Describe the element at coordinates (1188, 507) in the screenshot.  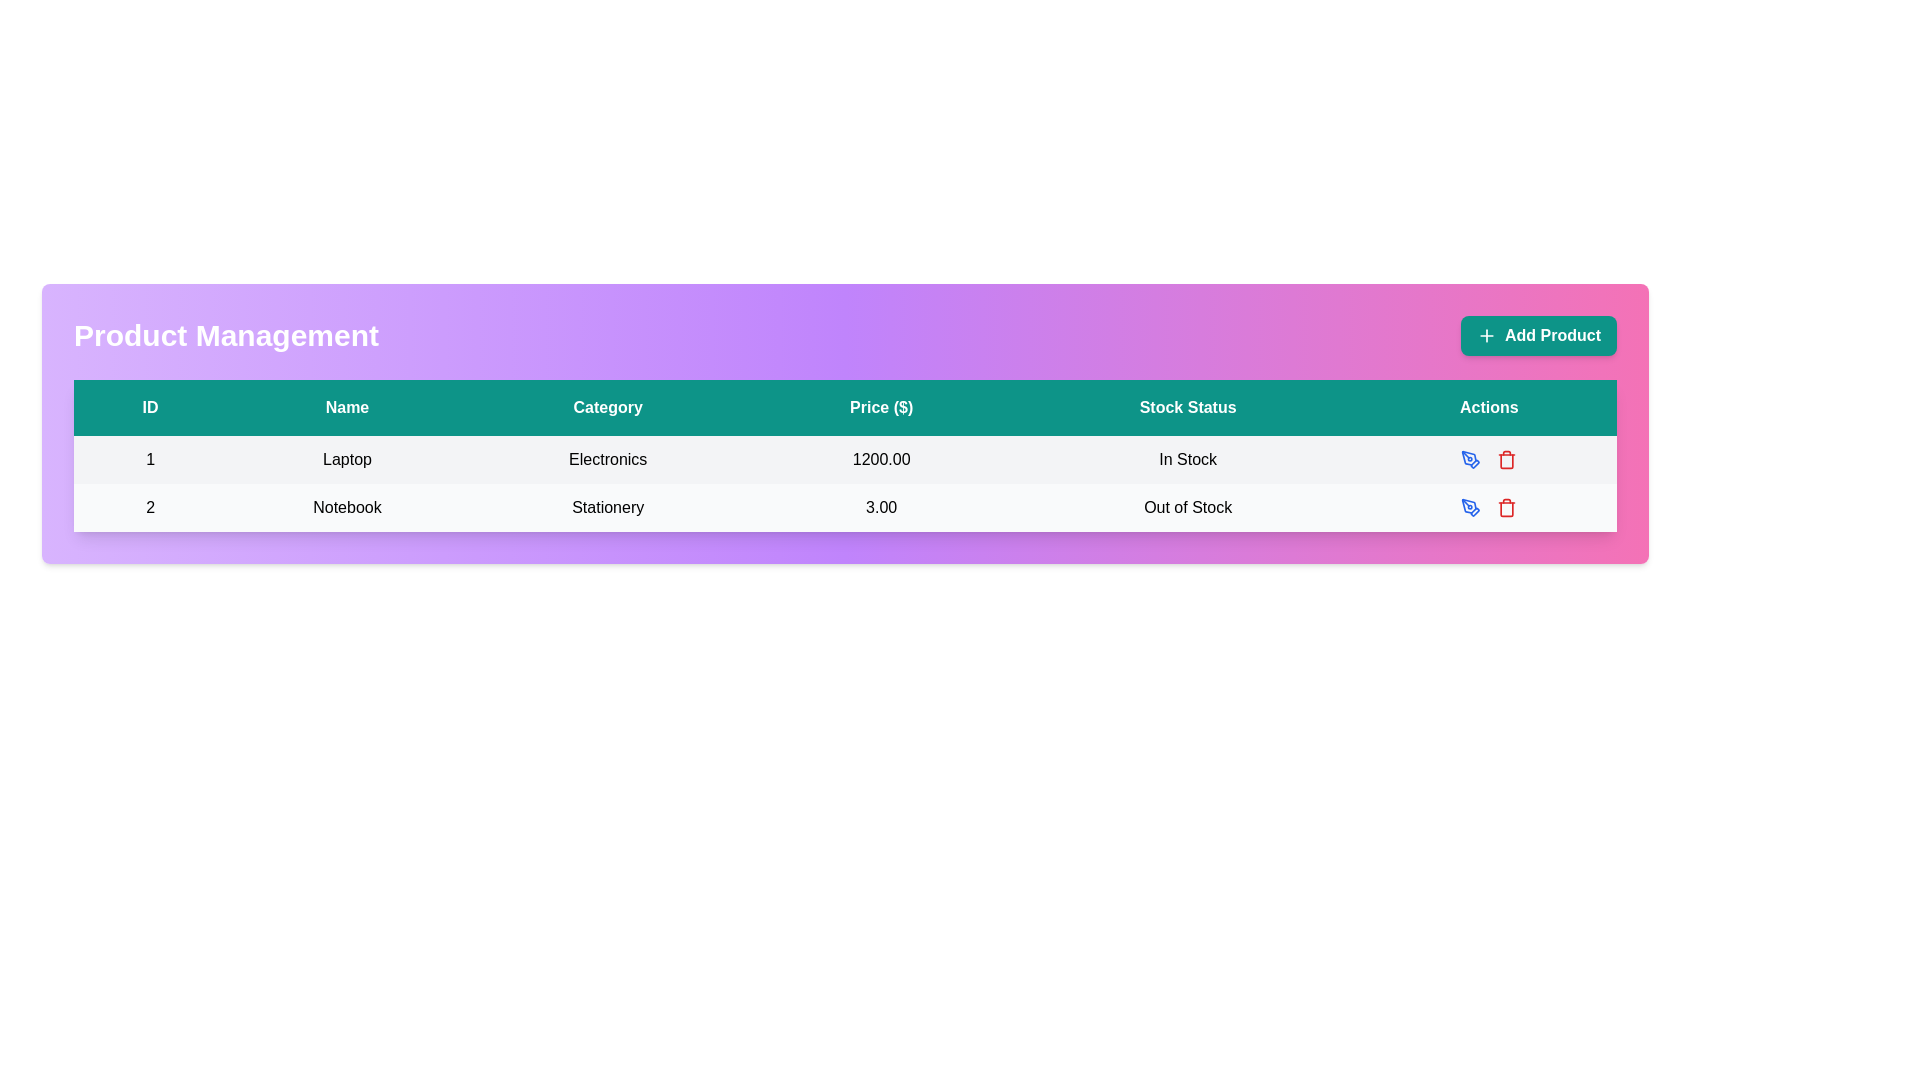
I see `the informational label indicating the availability status of the product 'Notebook', located in the 'Stock Status' column of the second row, to the right of the price '3.00'` at that location.